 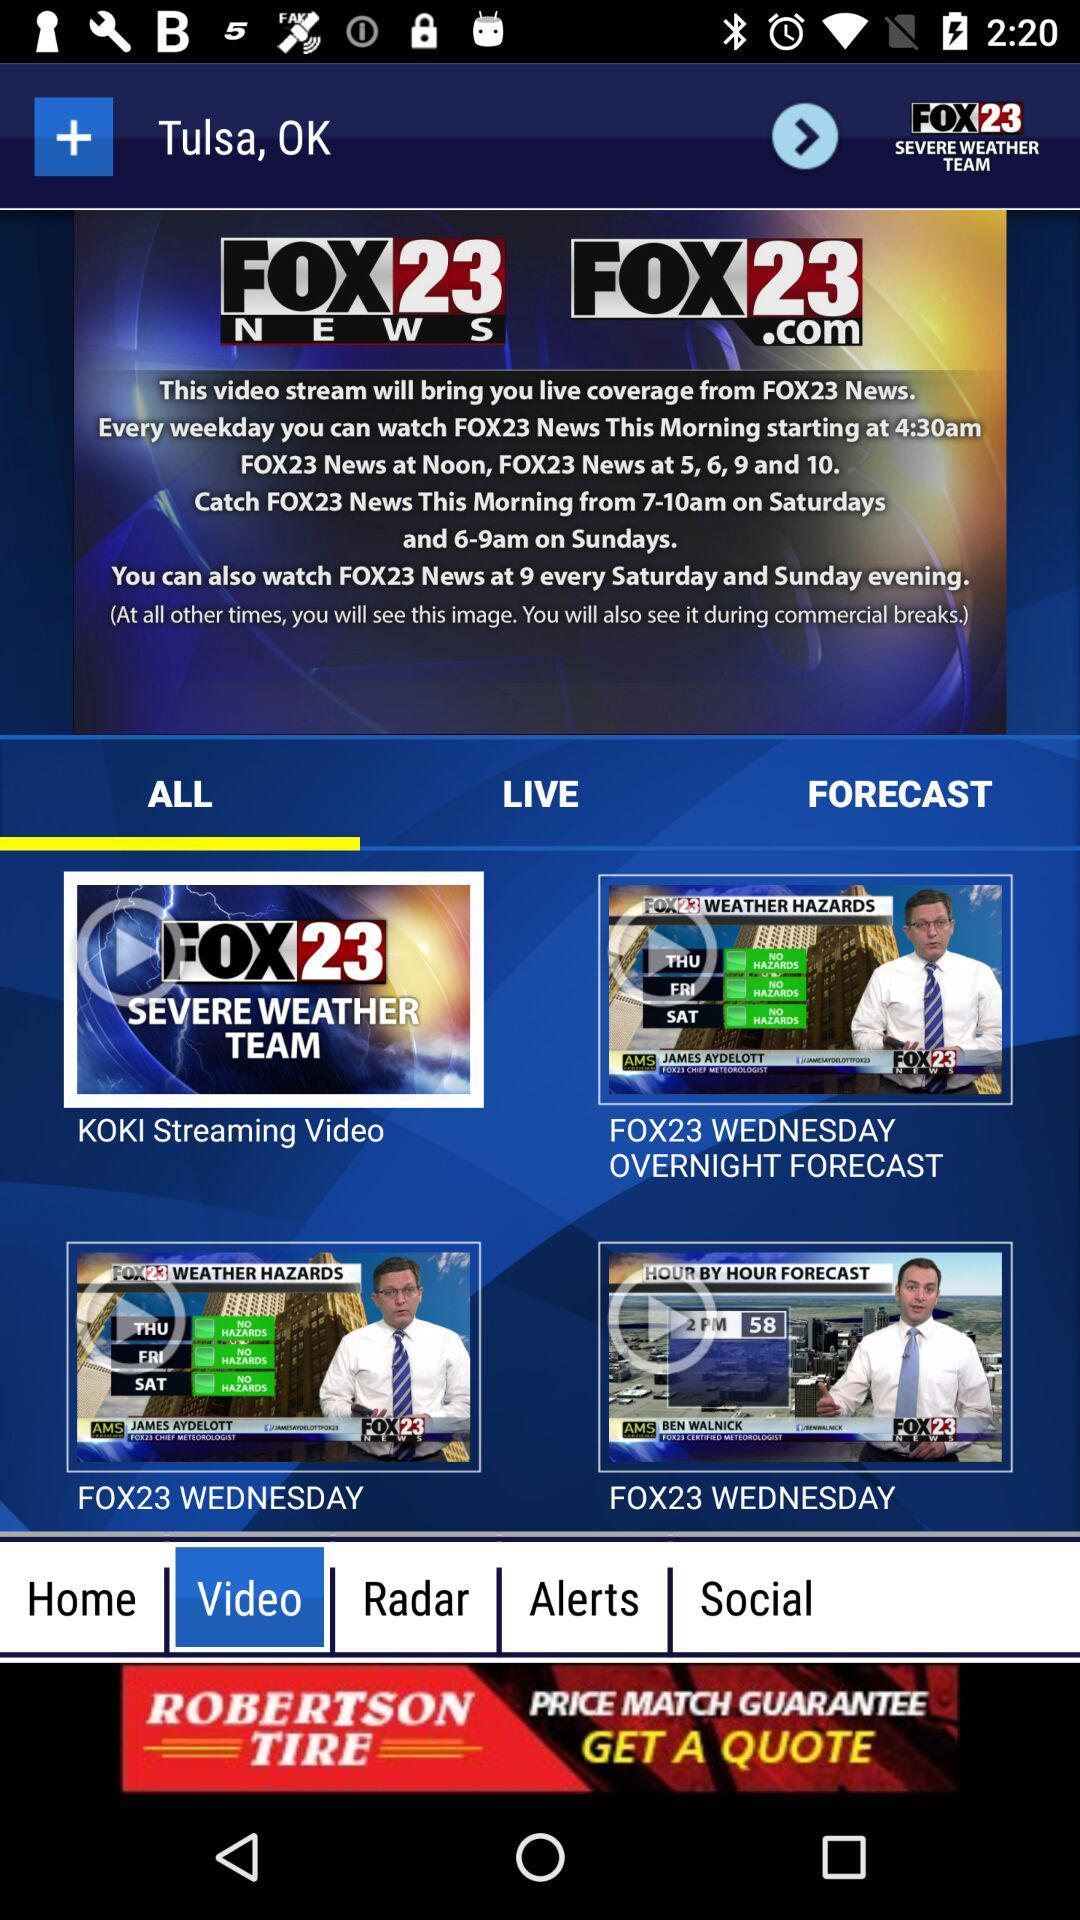 I want to click on the add icon, so click(x=72, y=135).